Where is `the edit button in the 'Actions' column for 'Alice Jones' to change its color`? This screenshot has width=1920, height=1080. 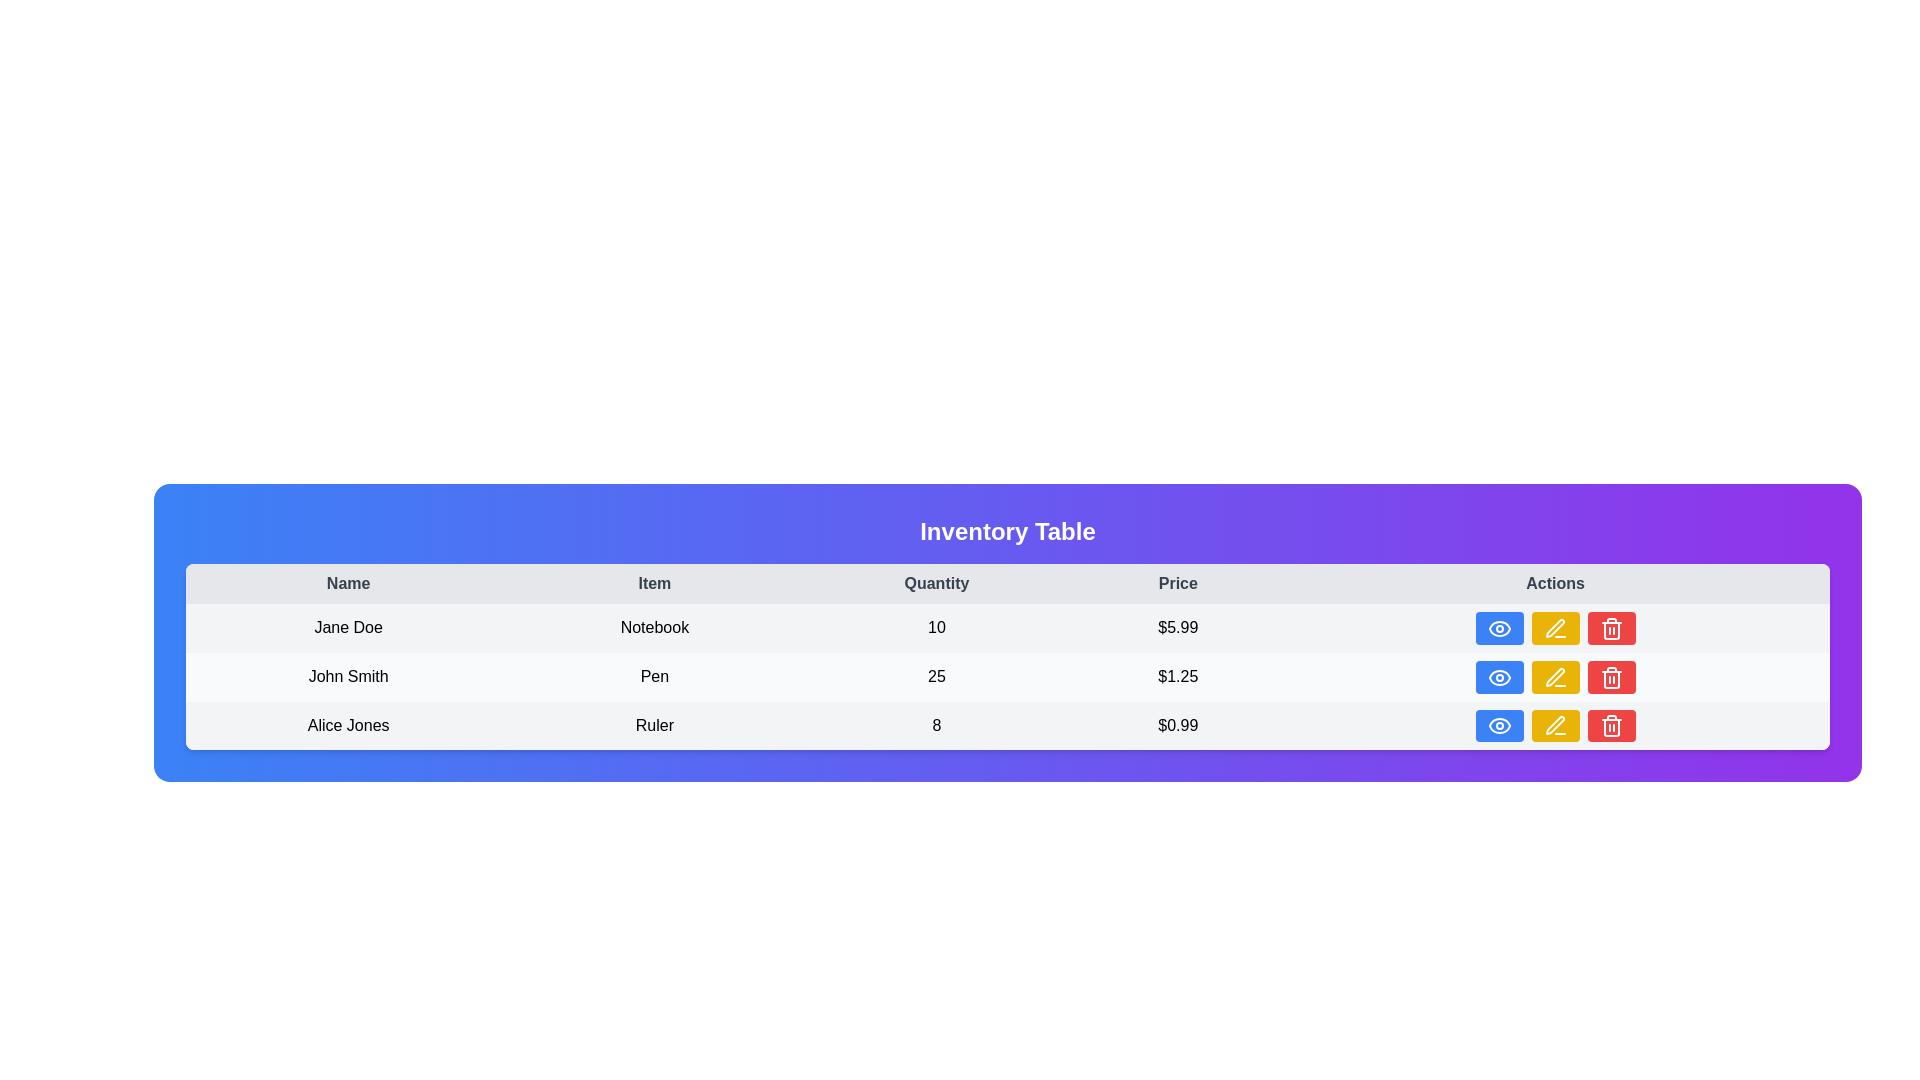 the edit button in the 'Actions' column for 'Alice Jones' to change its color is located at coordinates (1554, 725).